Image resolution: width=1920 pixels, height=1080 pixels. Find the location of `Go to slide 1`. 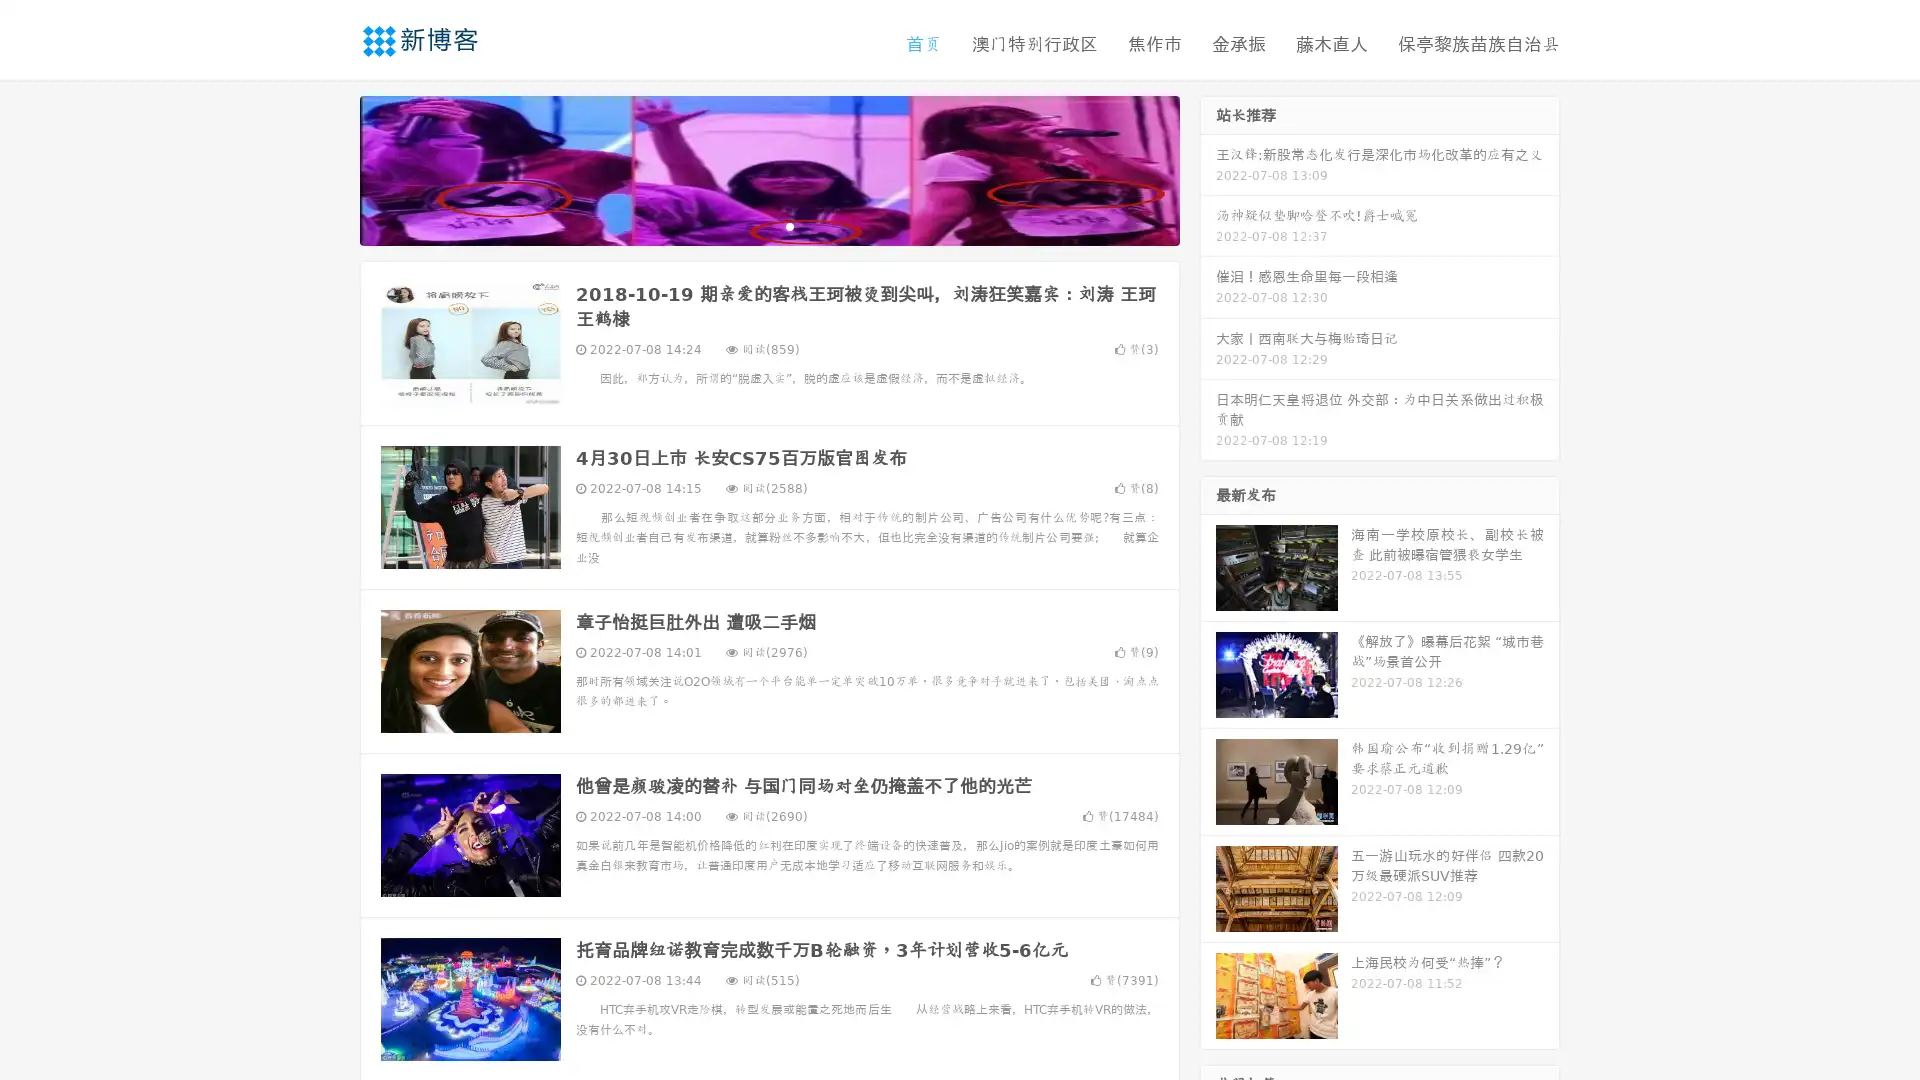

Go to slide 1 is located at coordinates (748, 225).